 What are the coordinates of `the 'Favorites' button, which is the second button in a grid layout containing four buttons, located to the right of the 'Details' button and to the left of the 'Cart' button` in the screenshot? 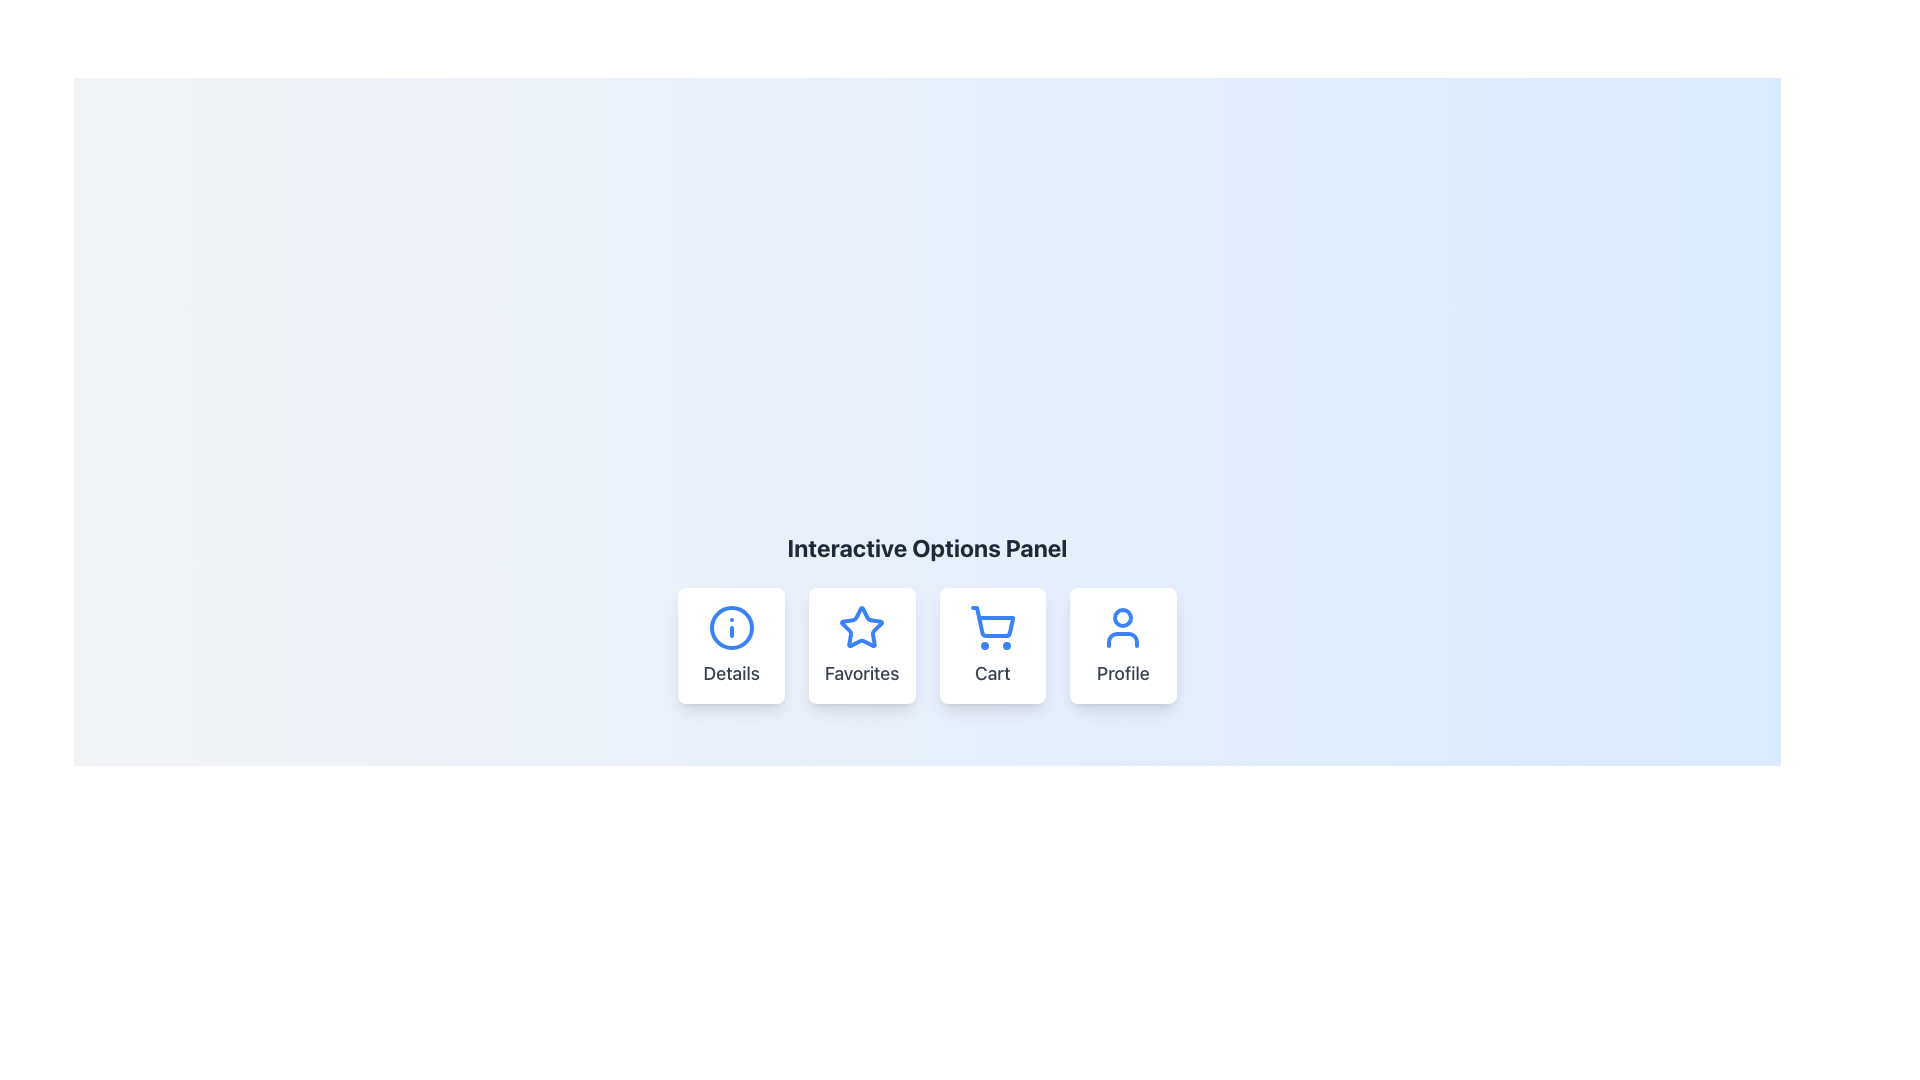 It's located at (862, 645).